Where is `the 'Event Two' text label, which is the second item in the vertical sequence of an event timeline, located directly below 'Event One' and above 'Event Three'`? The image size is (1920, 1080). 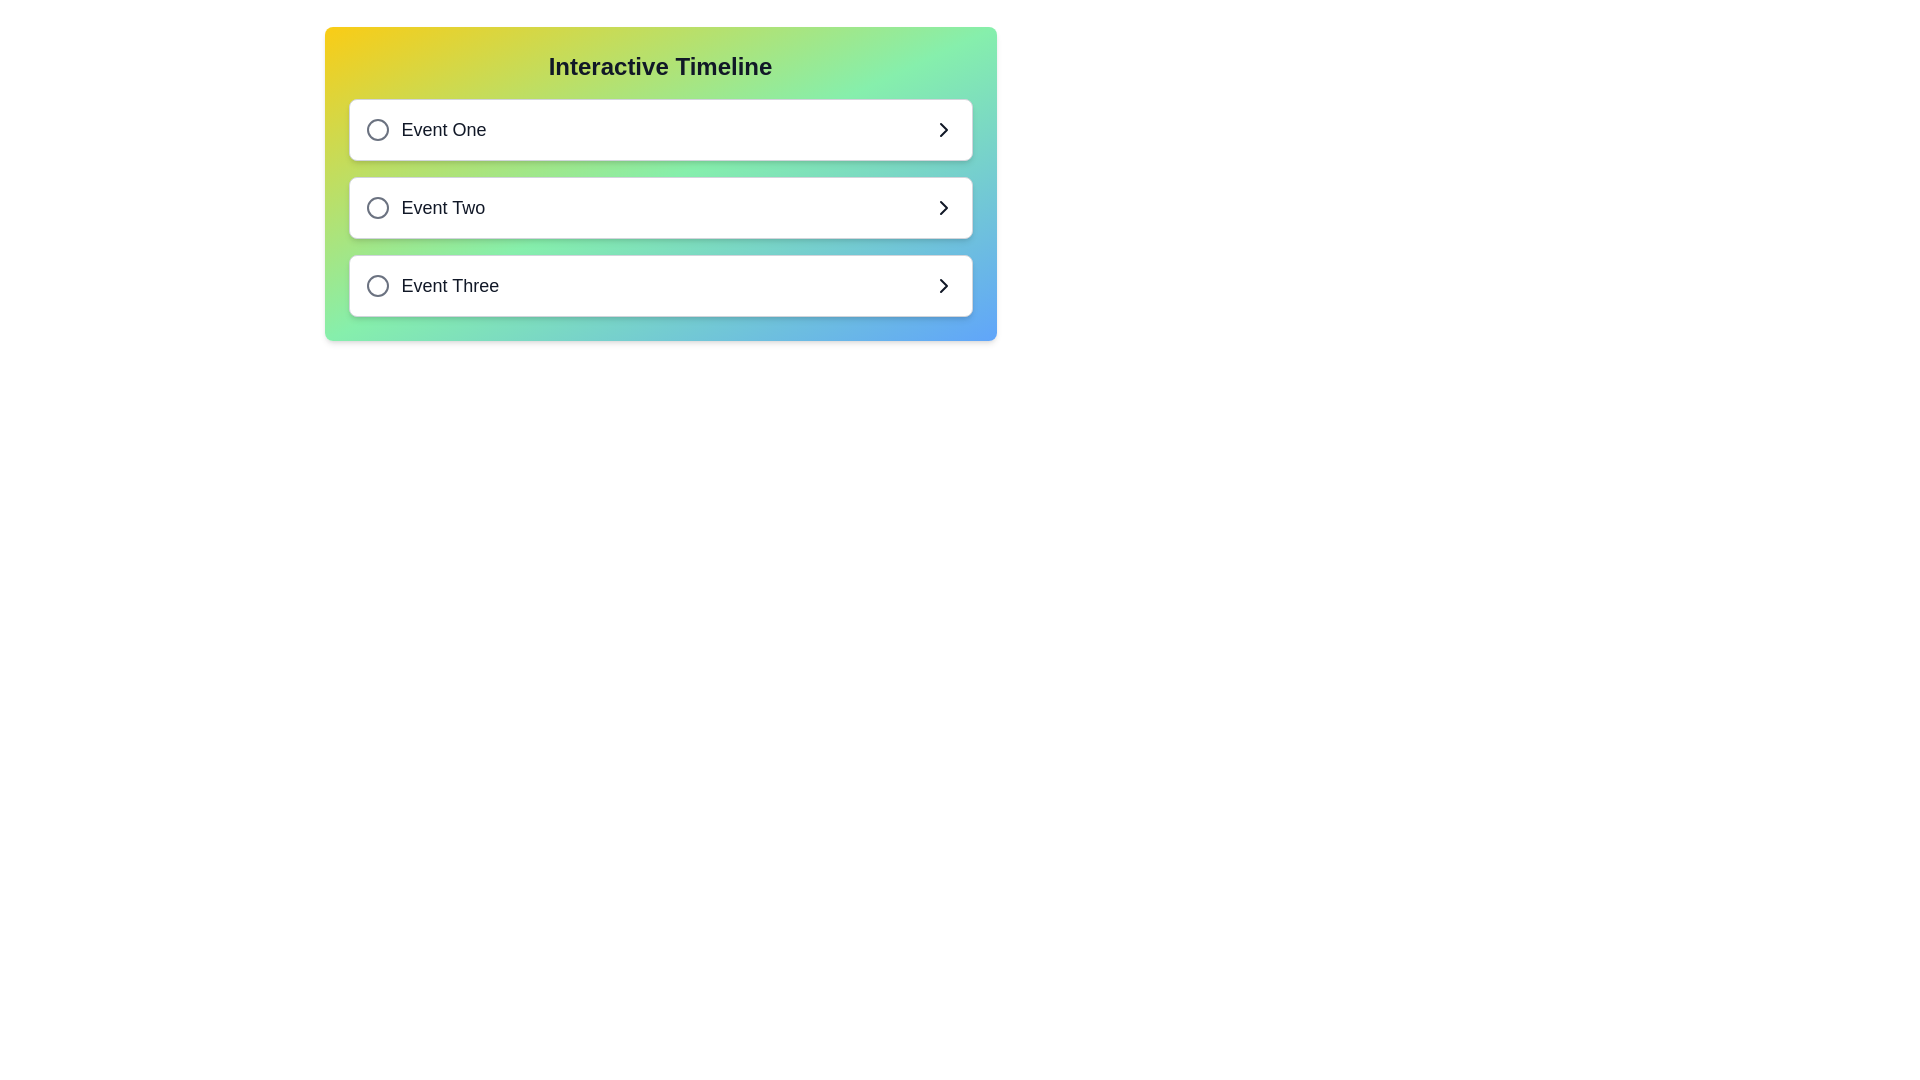
the 'Event Two' text label, which is the second item in the vertical sequence of an event timeline, located directly below 'Event One' and above 'Event Three' is located at coordinates (442, 208).